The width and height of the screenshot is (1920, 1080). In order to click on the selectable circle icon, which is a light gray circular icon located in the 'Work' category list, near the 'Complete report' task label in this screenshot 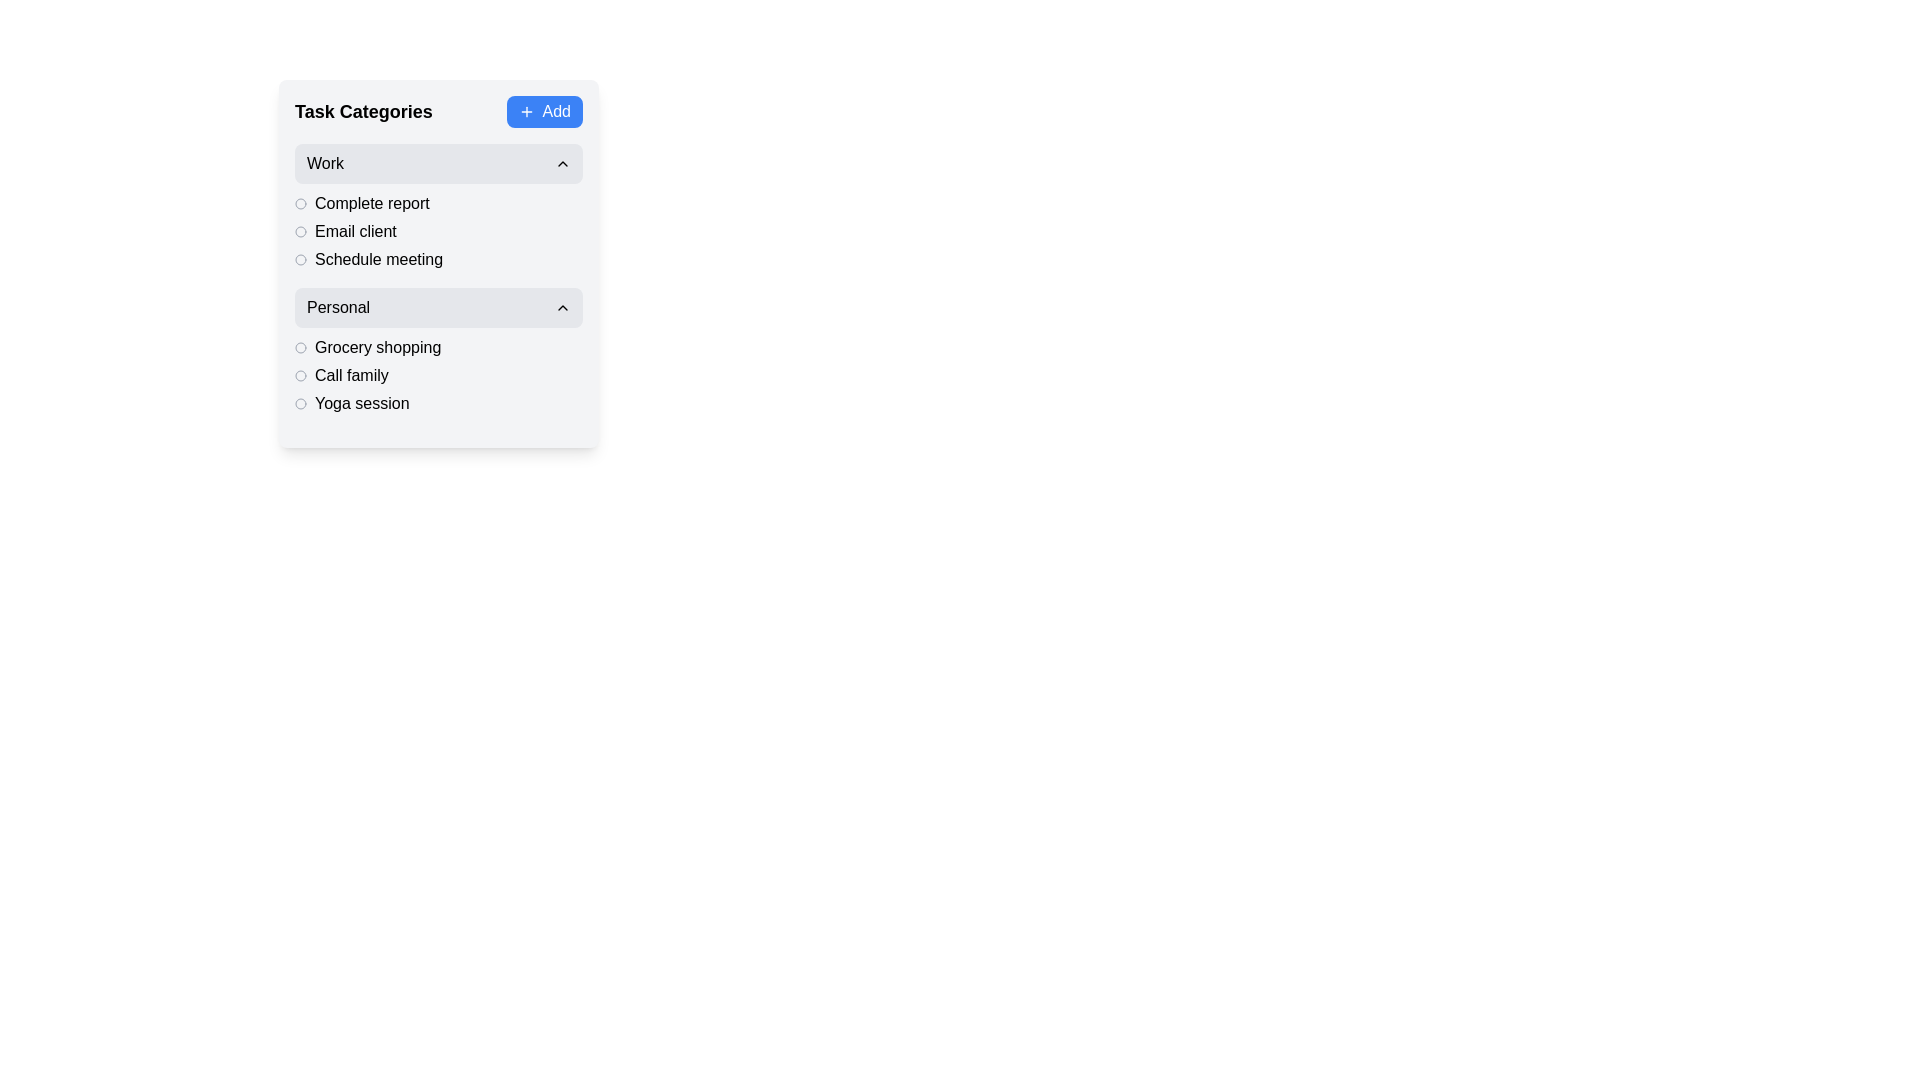, I will do `click(300, 204)`.